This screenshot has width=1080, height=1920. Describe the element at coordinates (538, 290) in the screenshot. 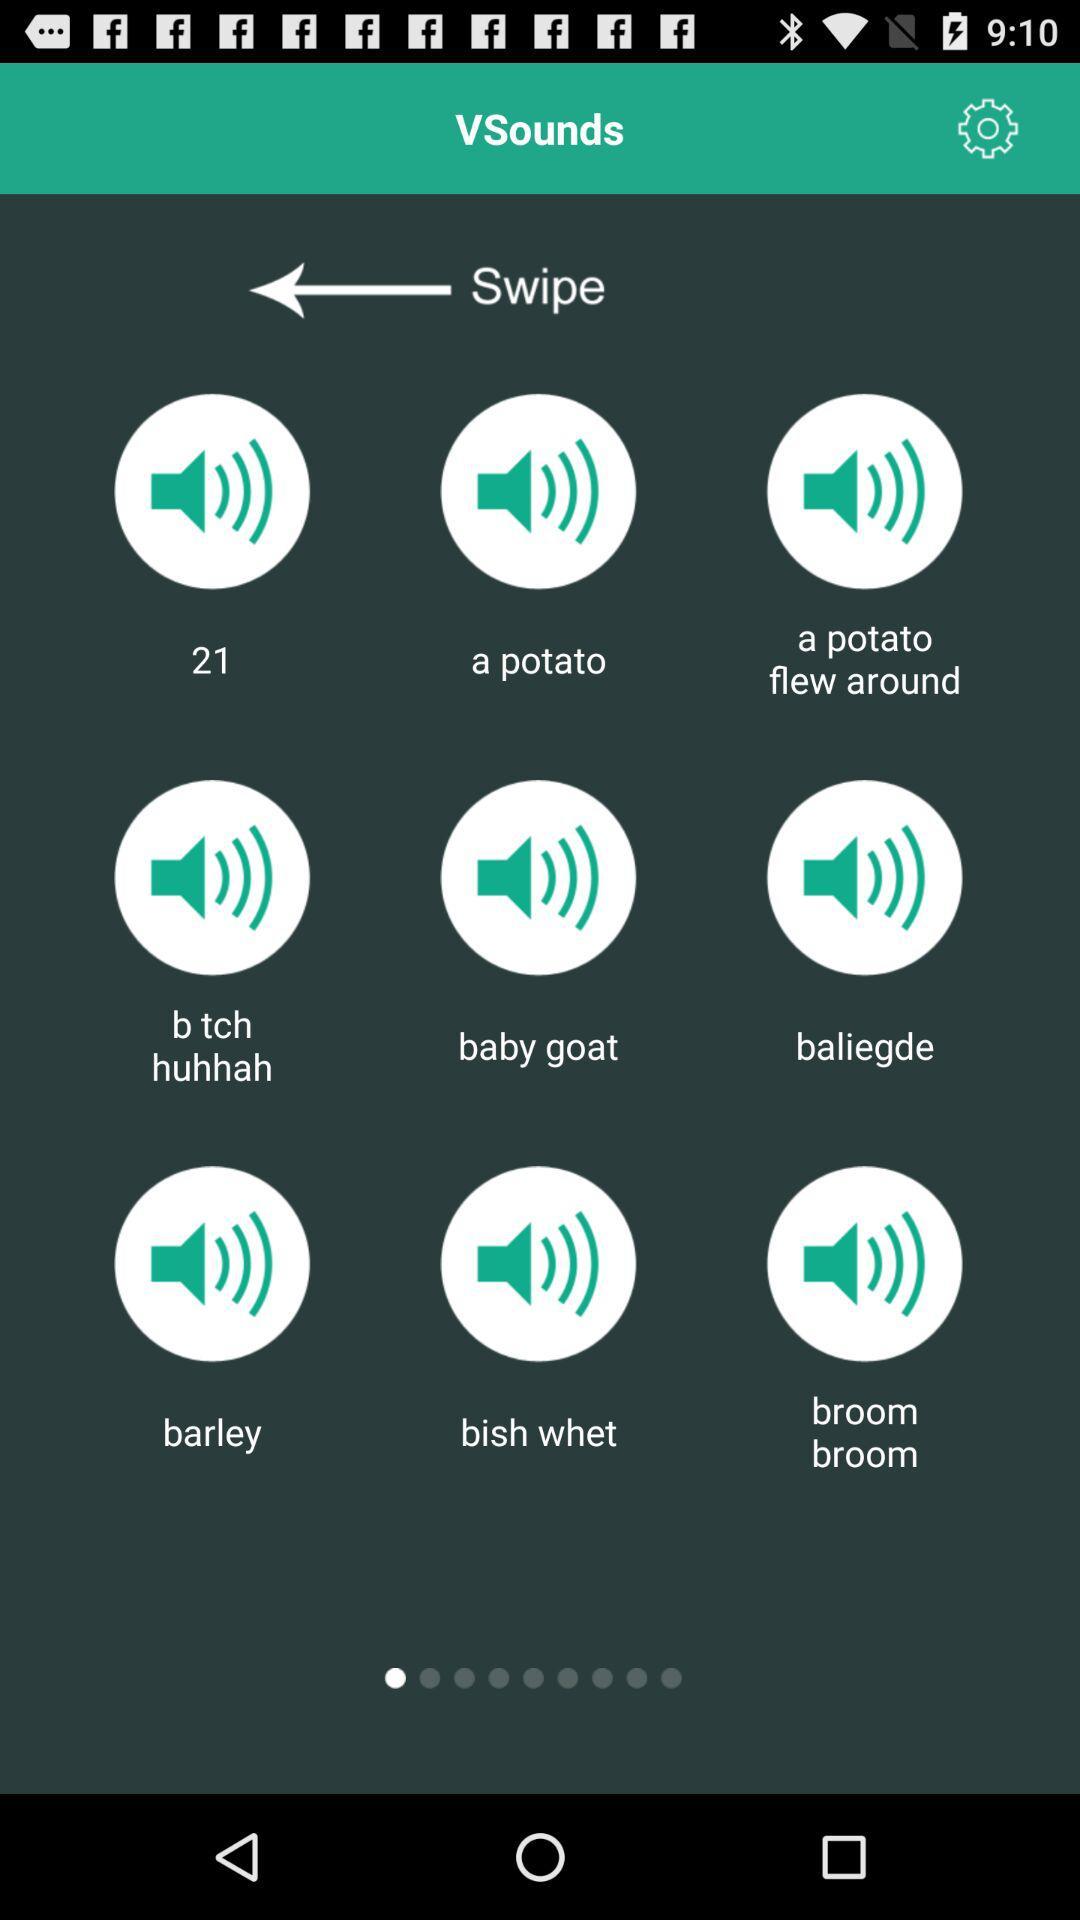

I see `swipe` at that location.